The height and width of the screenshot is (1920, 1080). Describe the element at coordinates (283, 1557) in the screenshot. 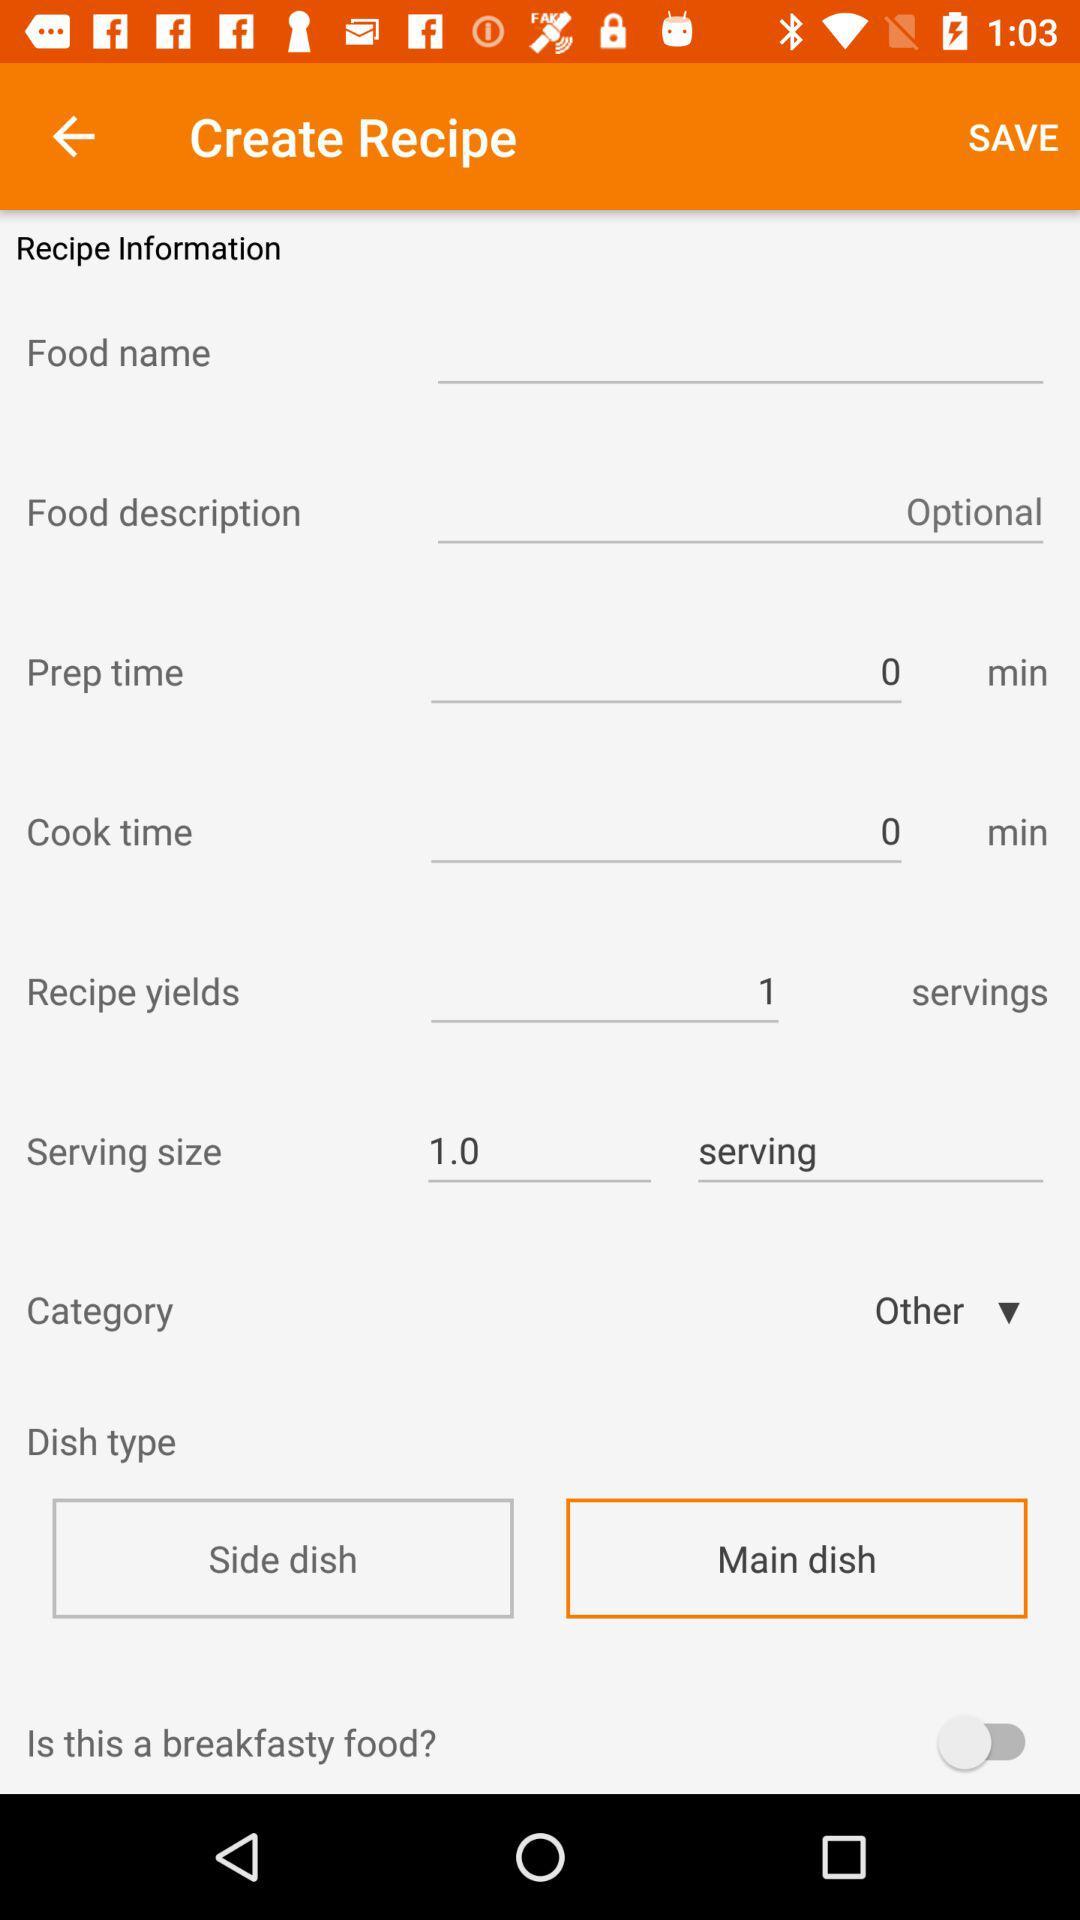

I see `icon below dish type` at that location.